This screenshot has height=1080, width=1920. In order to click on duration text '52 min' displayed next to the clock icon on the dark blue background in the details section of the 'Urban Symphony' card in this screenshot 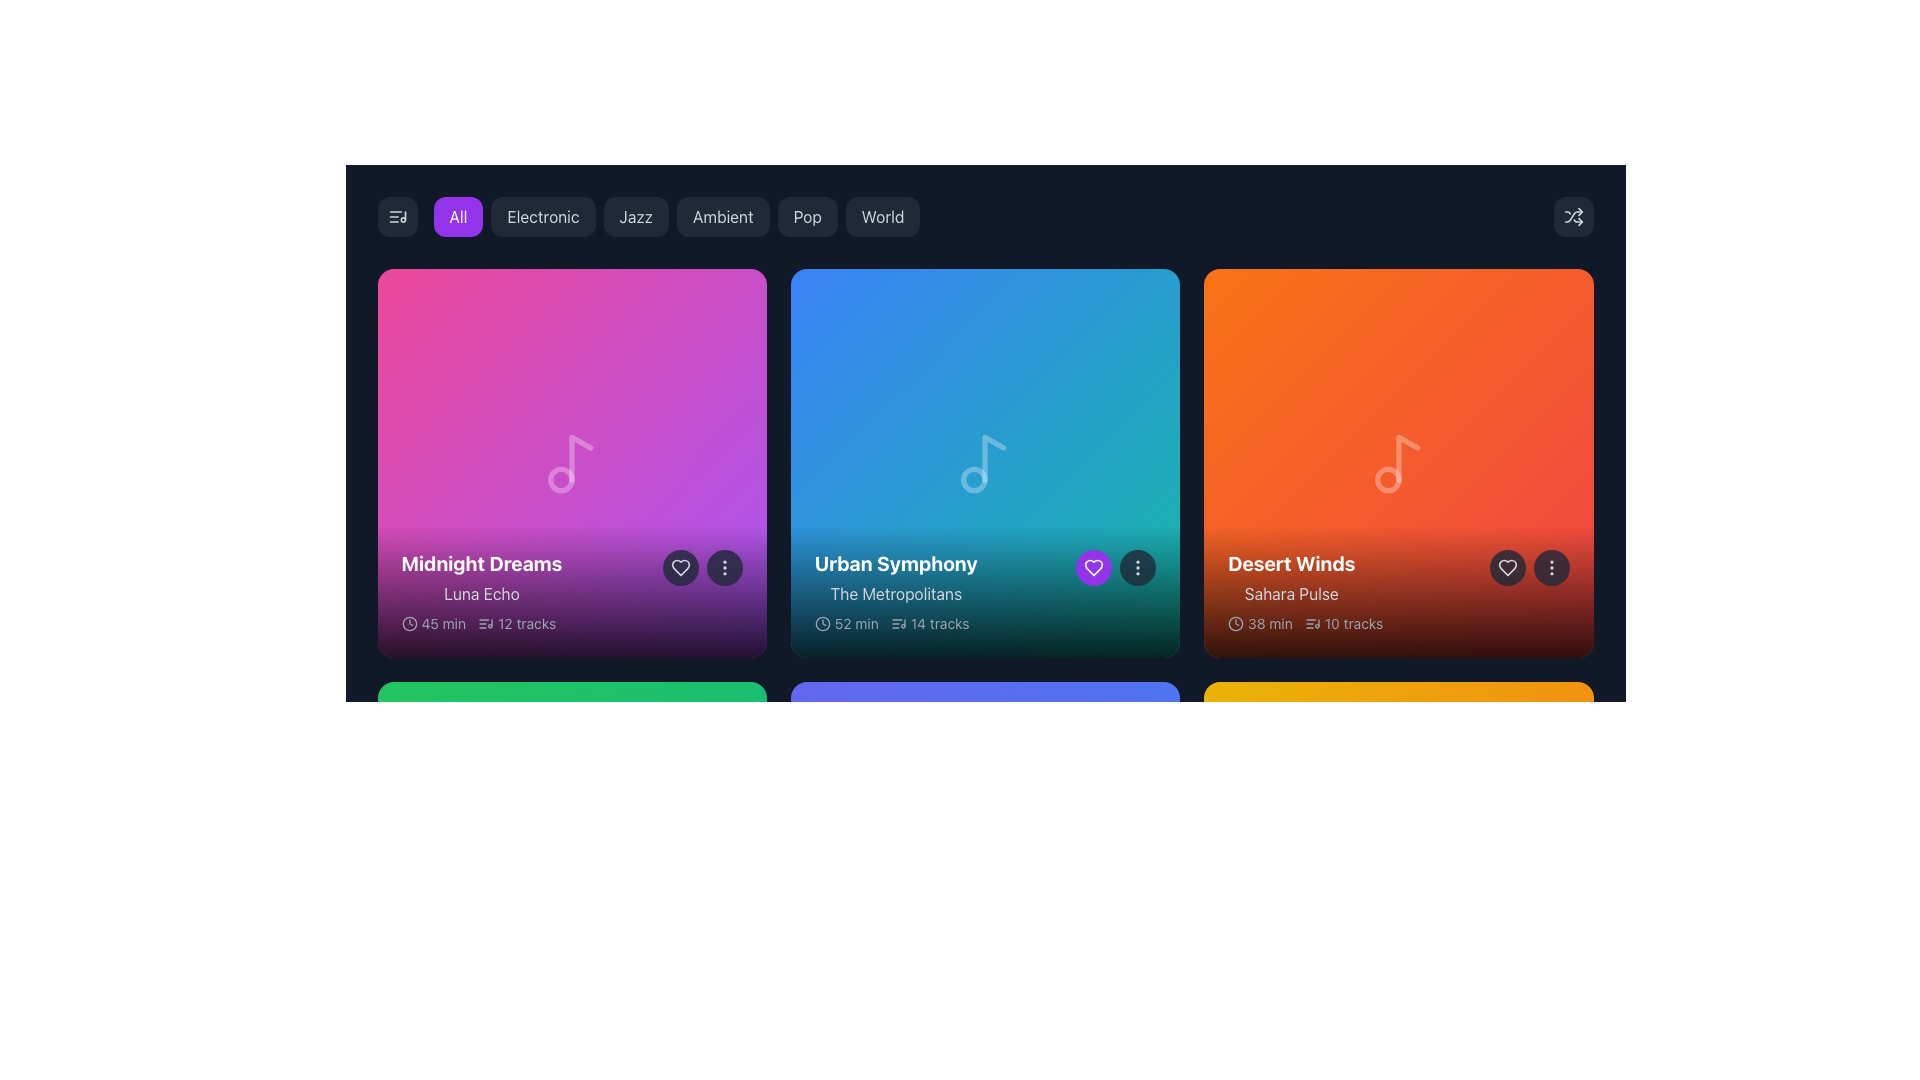, I will do `click(846, 623)`.